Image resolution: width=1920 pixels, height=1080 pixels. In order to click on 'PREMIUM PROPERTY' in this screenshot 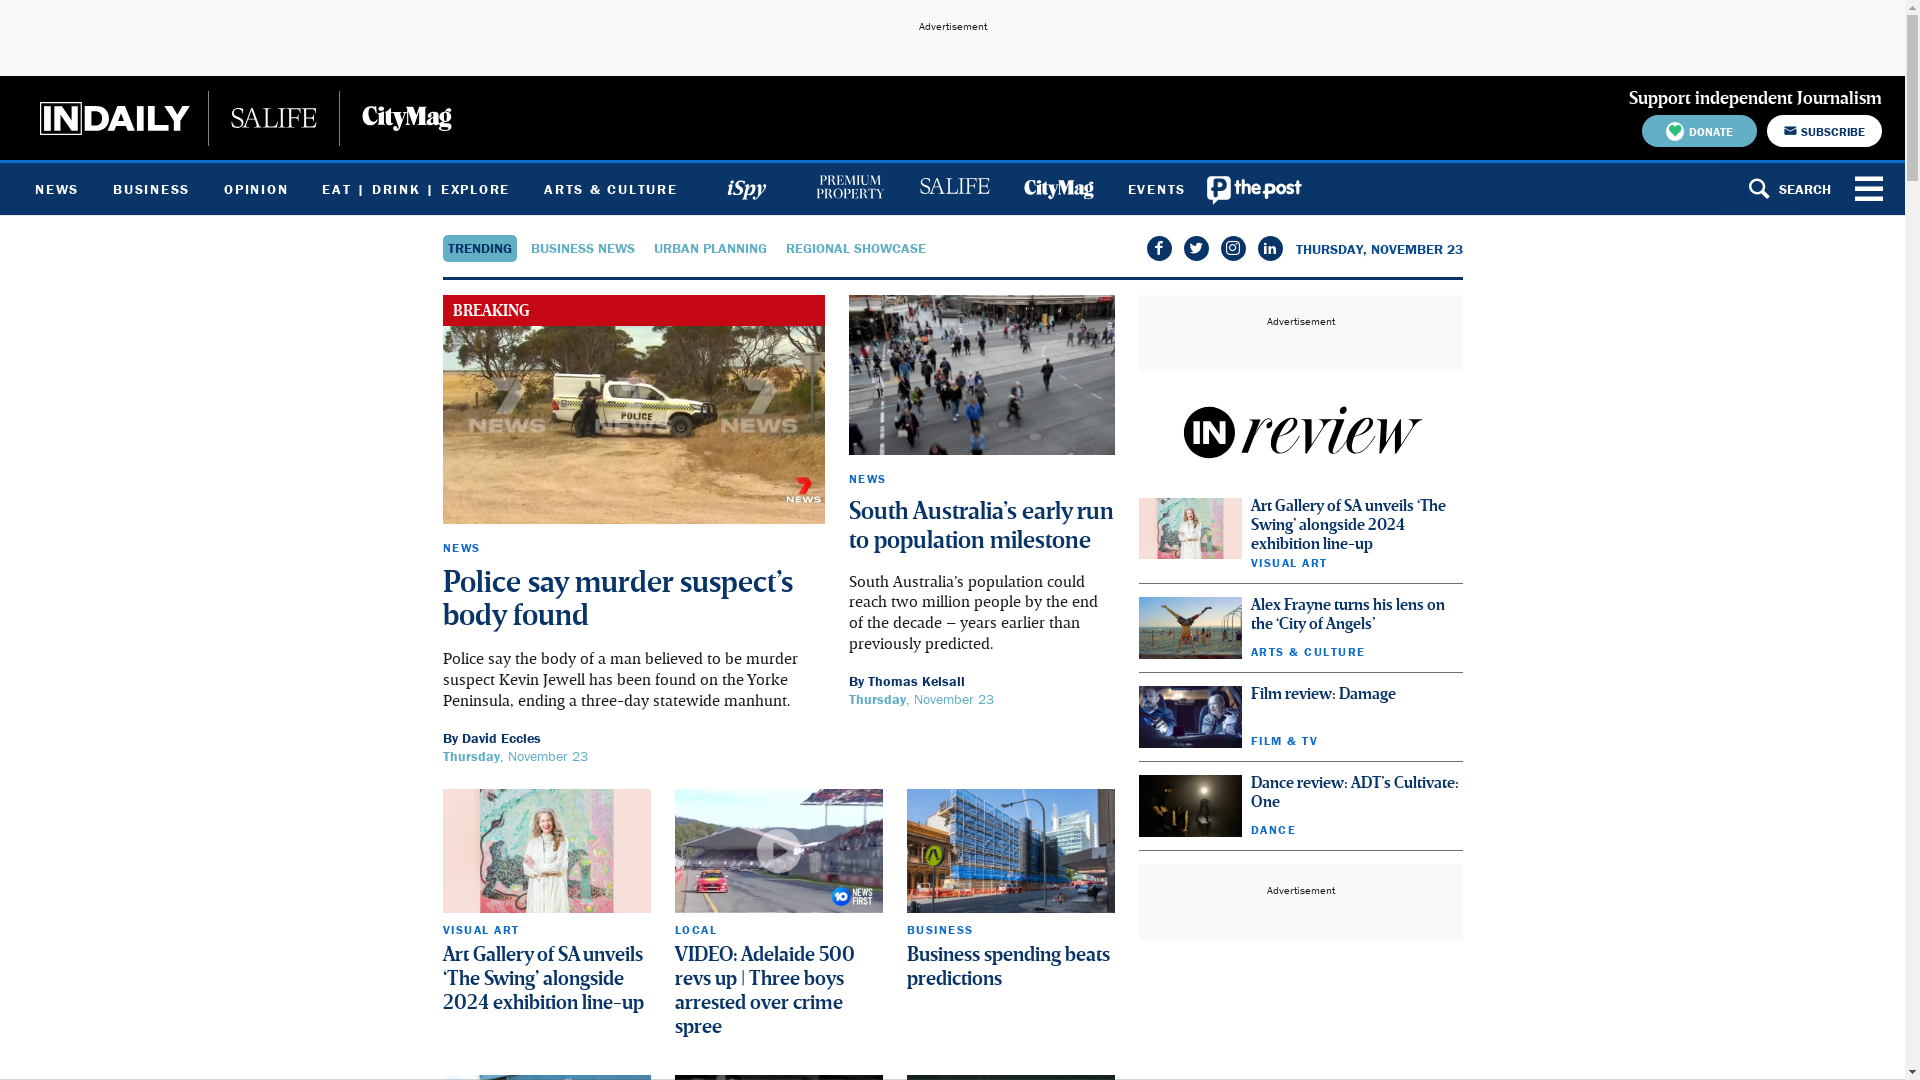, I will do `click(849, 189)`.